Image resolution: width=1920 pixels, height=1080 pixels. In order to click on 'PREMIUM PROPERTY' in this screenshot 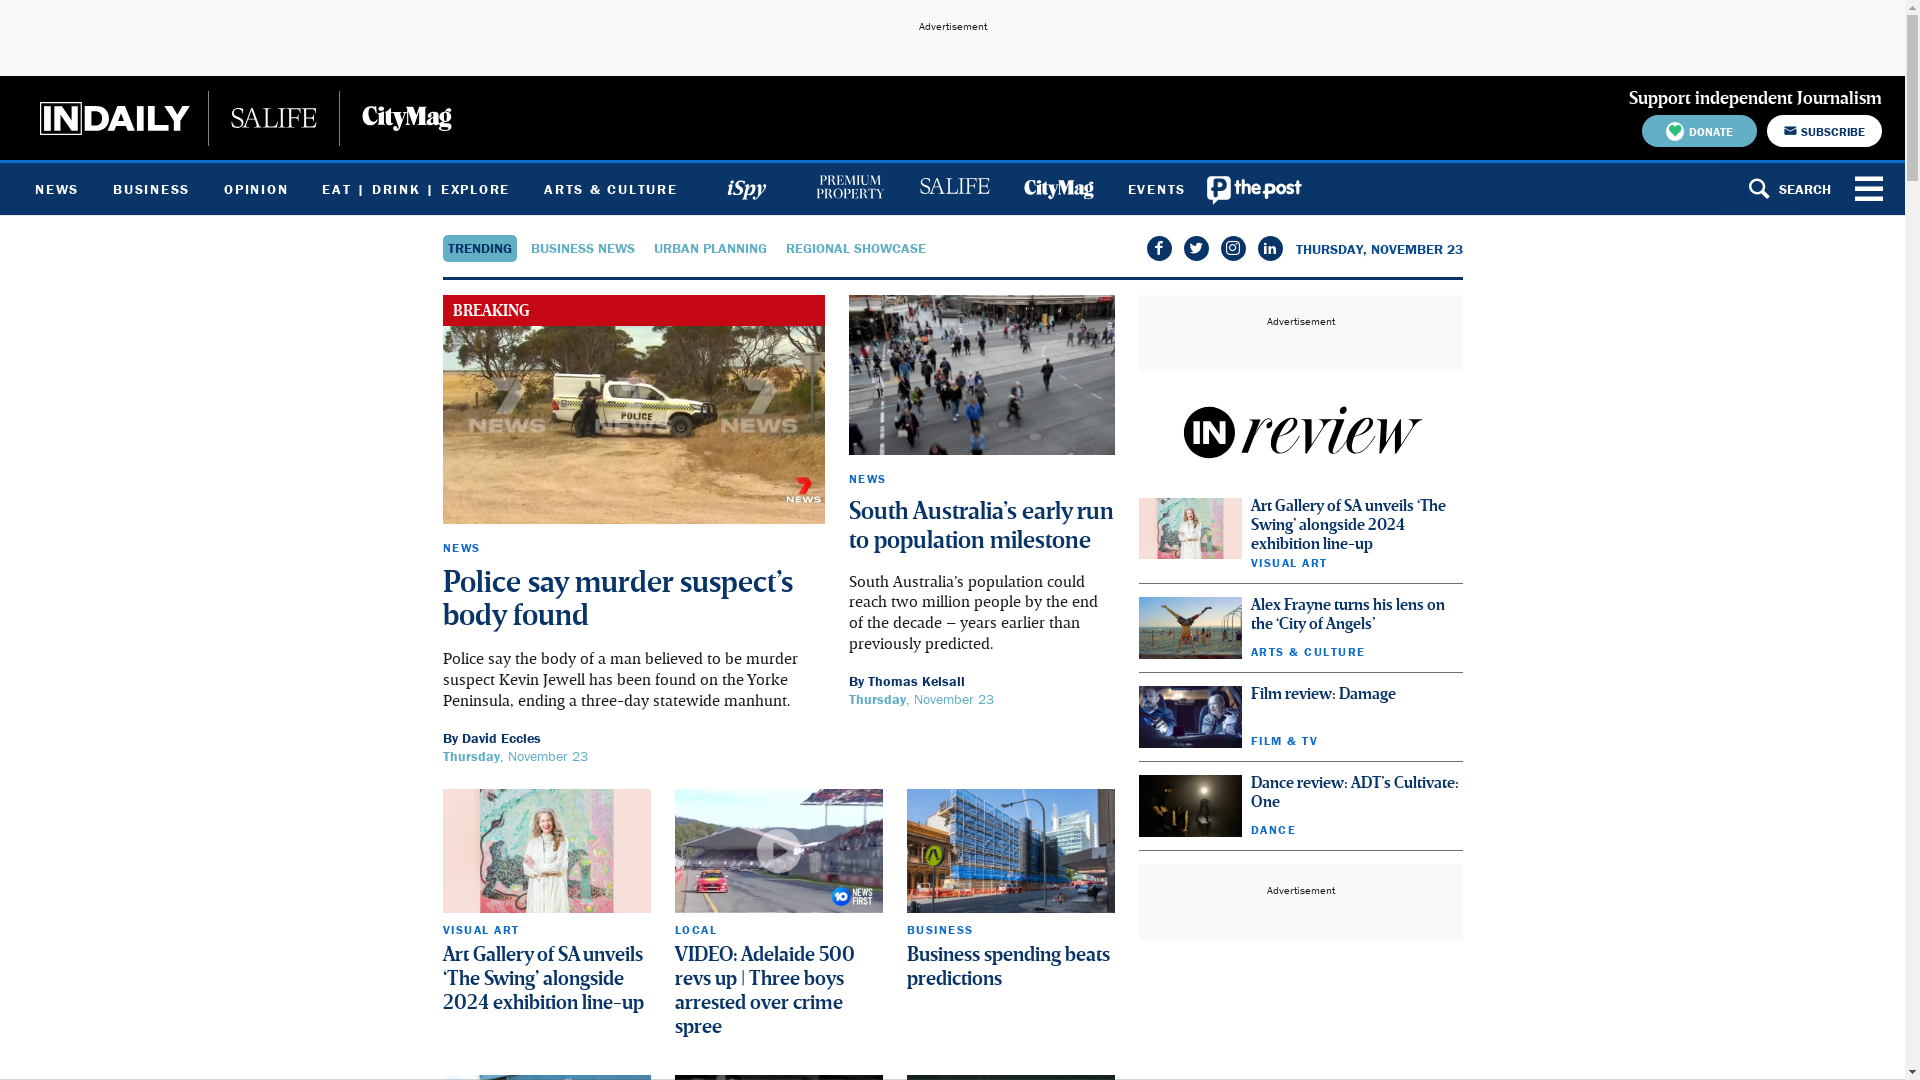, I will do `click(849, 189)`.